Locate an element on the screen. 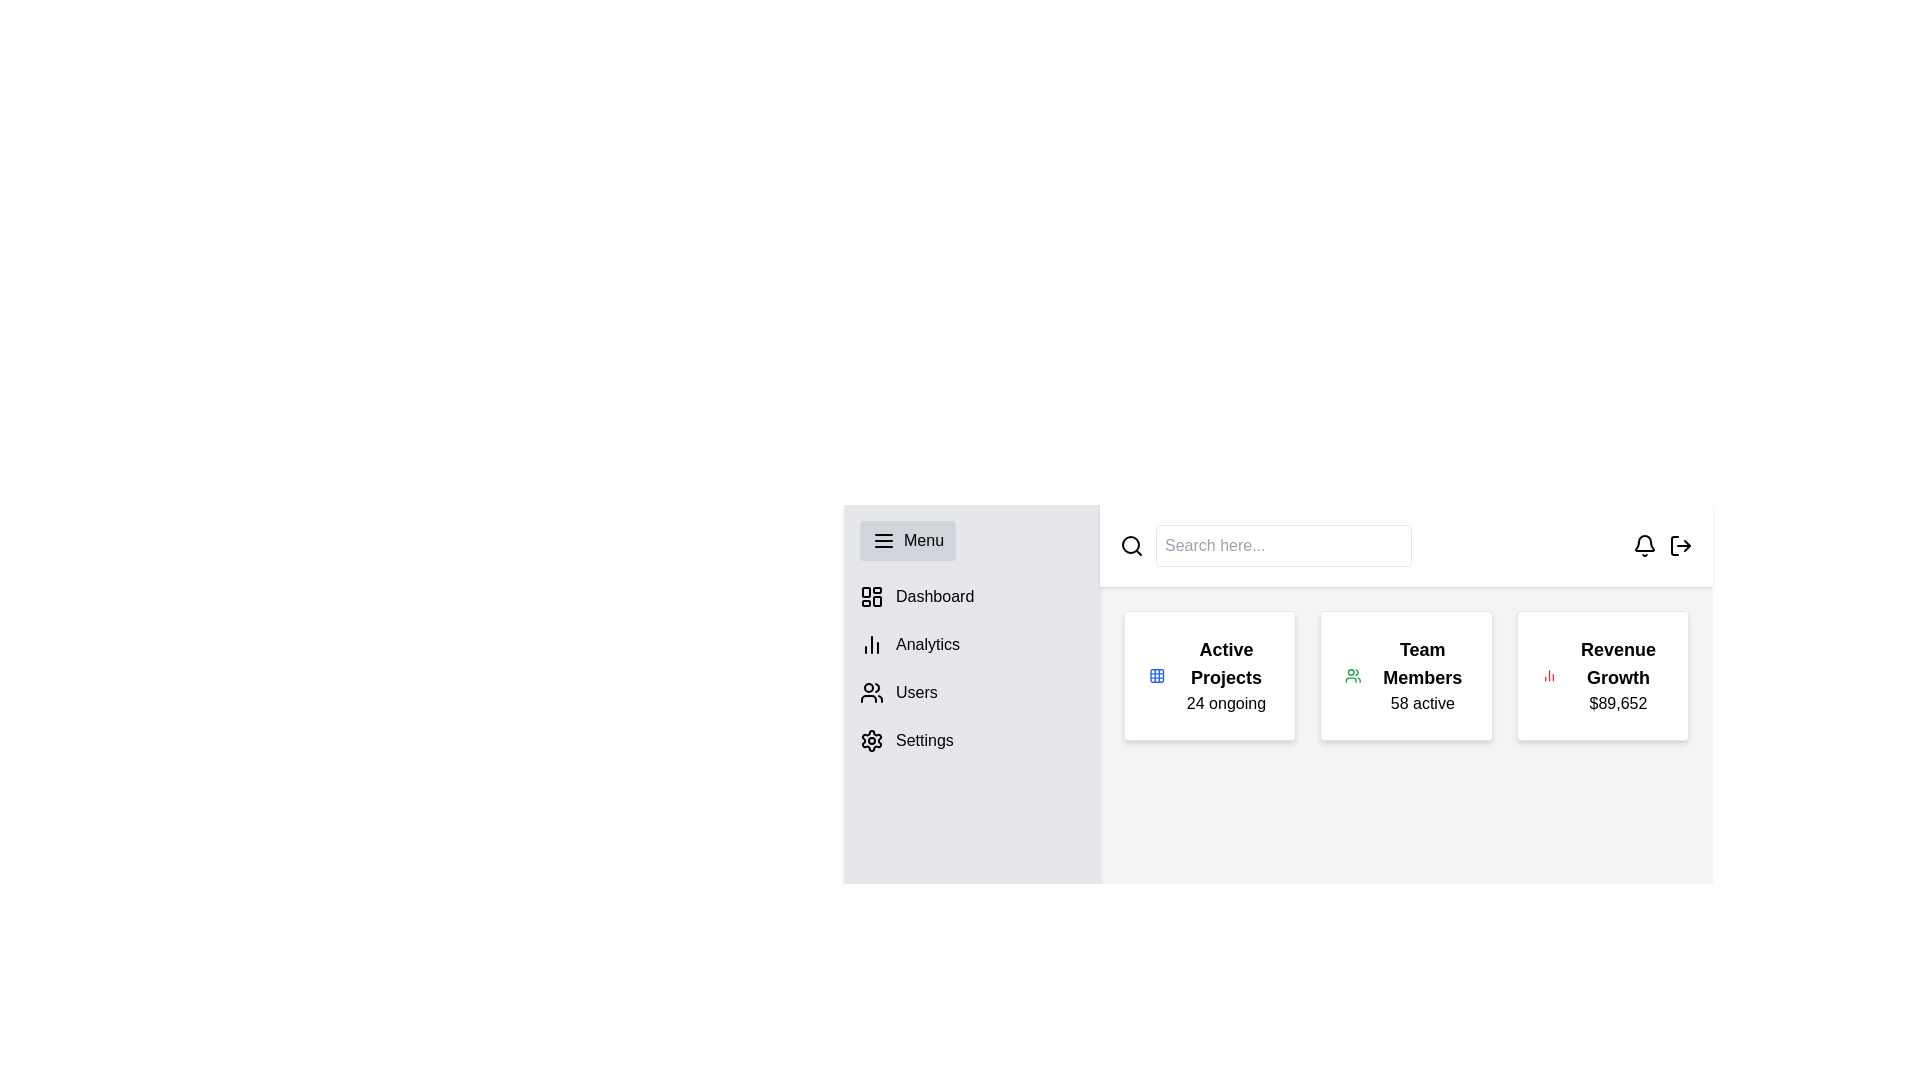 The image size is (1920, 1080). the 'Users' icon, which resembles two abstract human figures, located at the far left of the navigation menu is located at coordinates (872, 692).